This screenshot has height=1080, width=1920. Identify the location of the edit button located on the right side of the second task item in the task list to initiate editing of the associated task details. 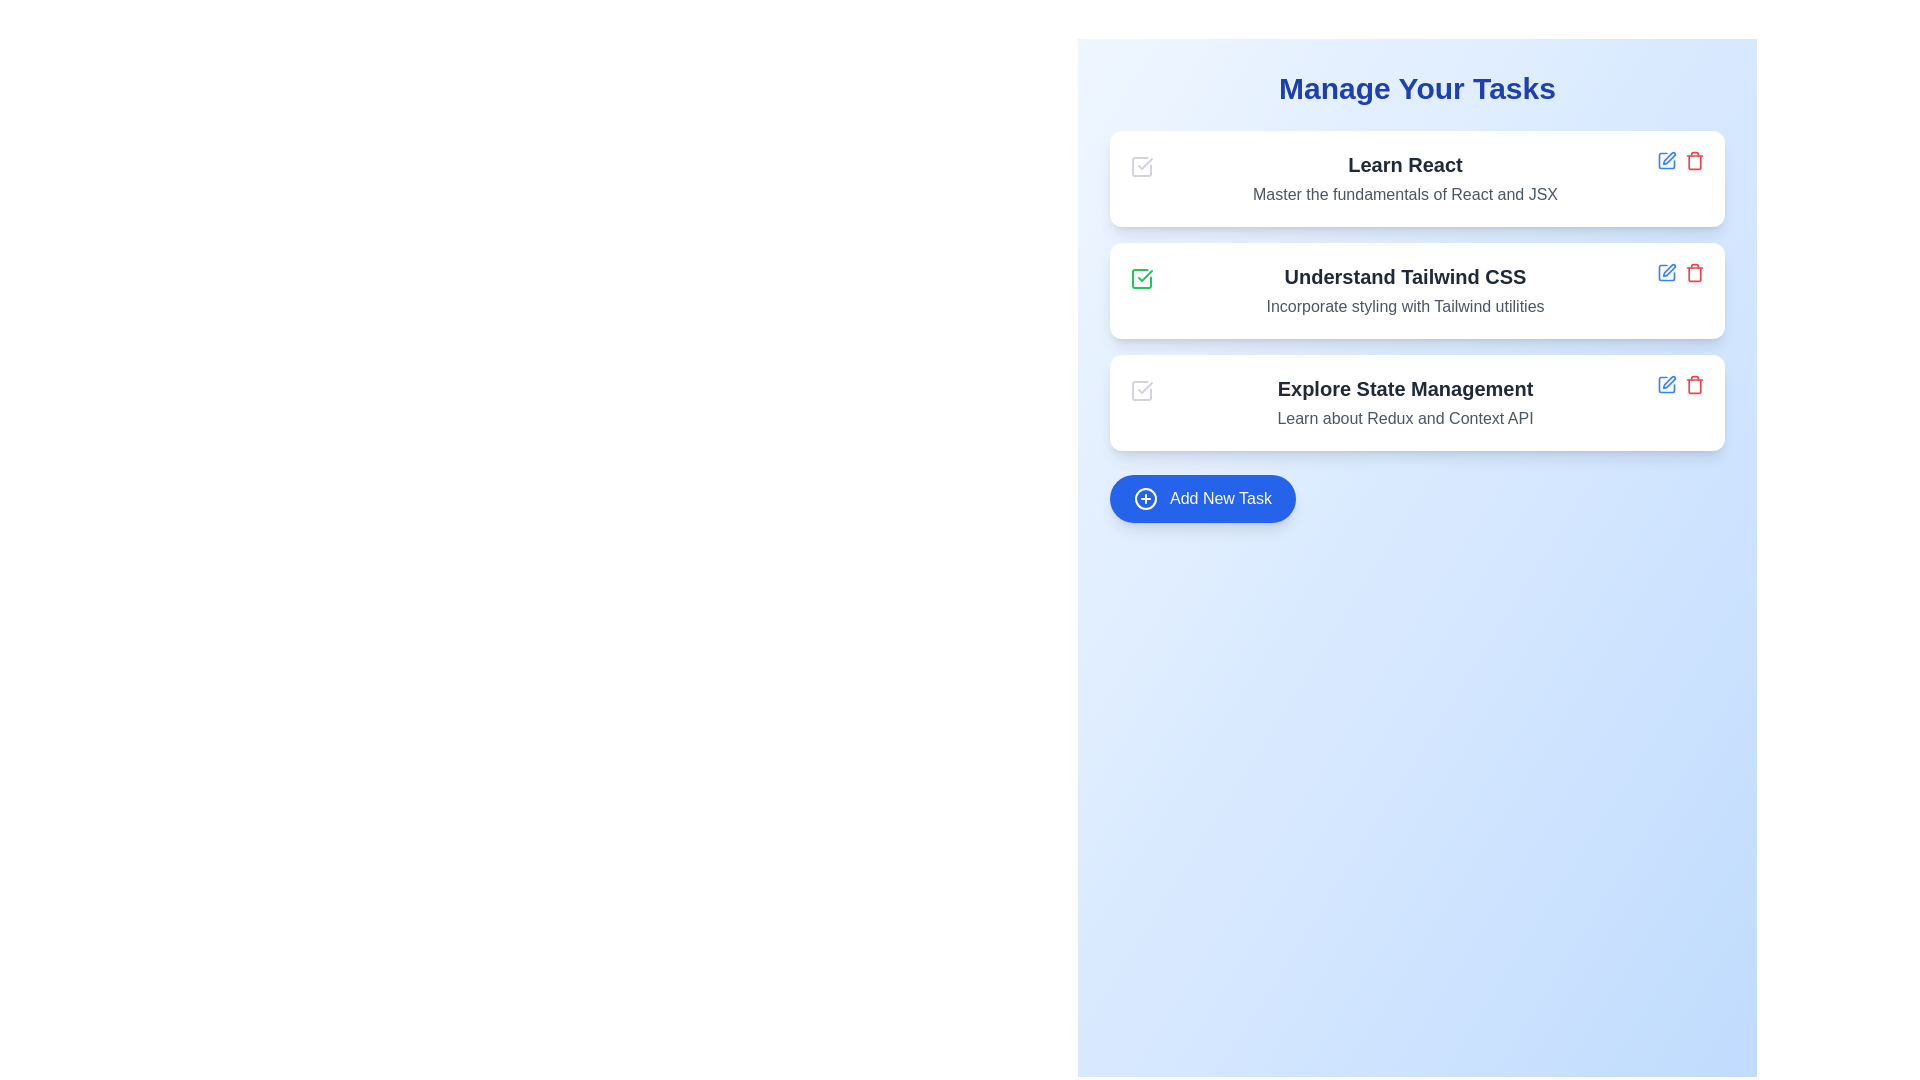
(1666, 273).